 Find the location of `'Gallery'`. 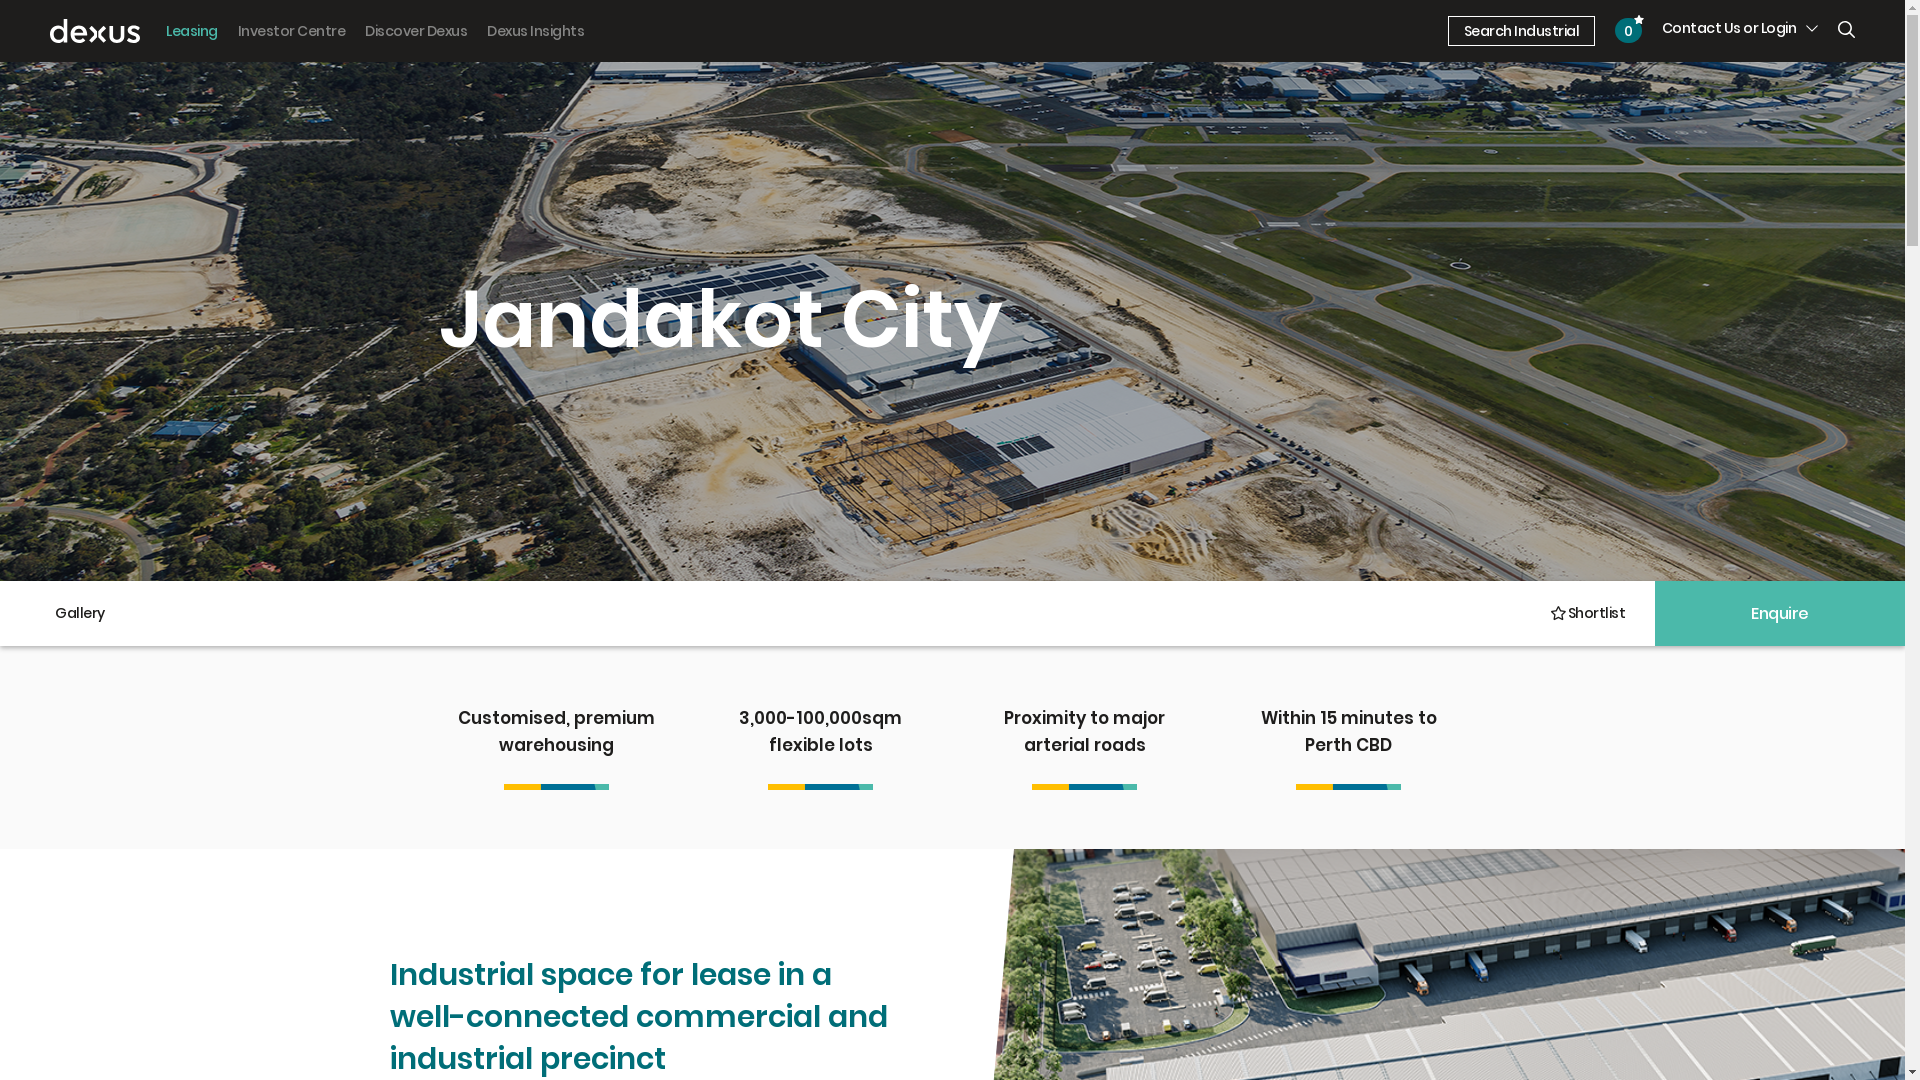

'Gallery' is located at coordinates (80, 612).